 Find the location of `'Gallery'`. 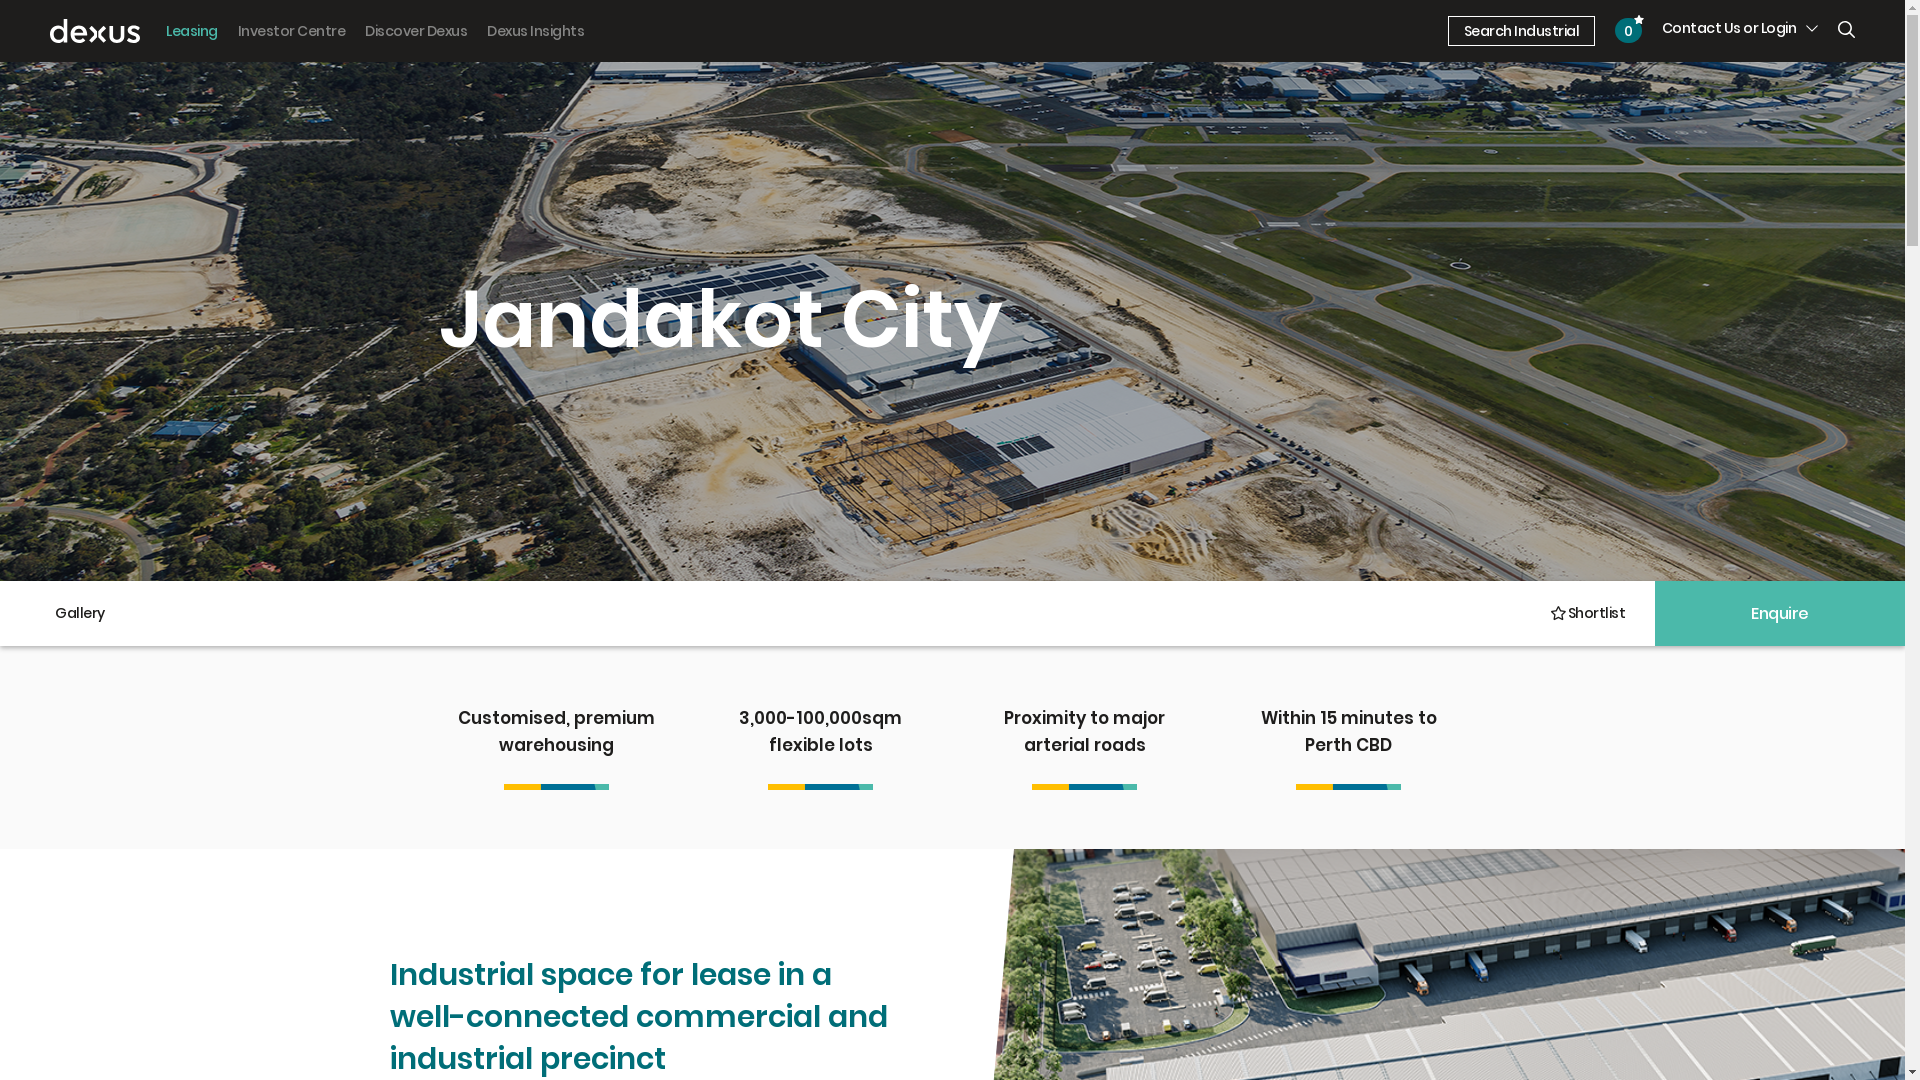

'Gallery' is located at coordinates (80, 612).